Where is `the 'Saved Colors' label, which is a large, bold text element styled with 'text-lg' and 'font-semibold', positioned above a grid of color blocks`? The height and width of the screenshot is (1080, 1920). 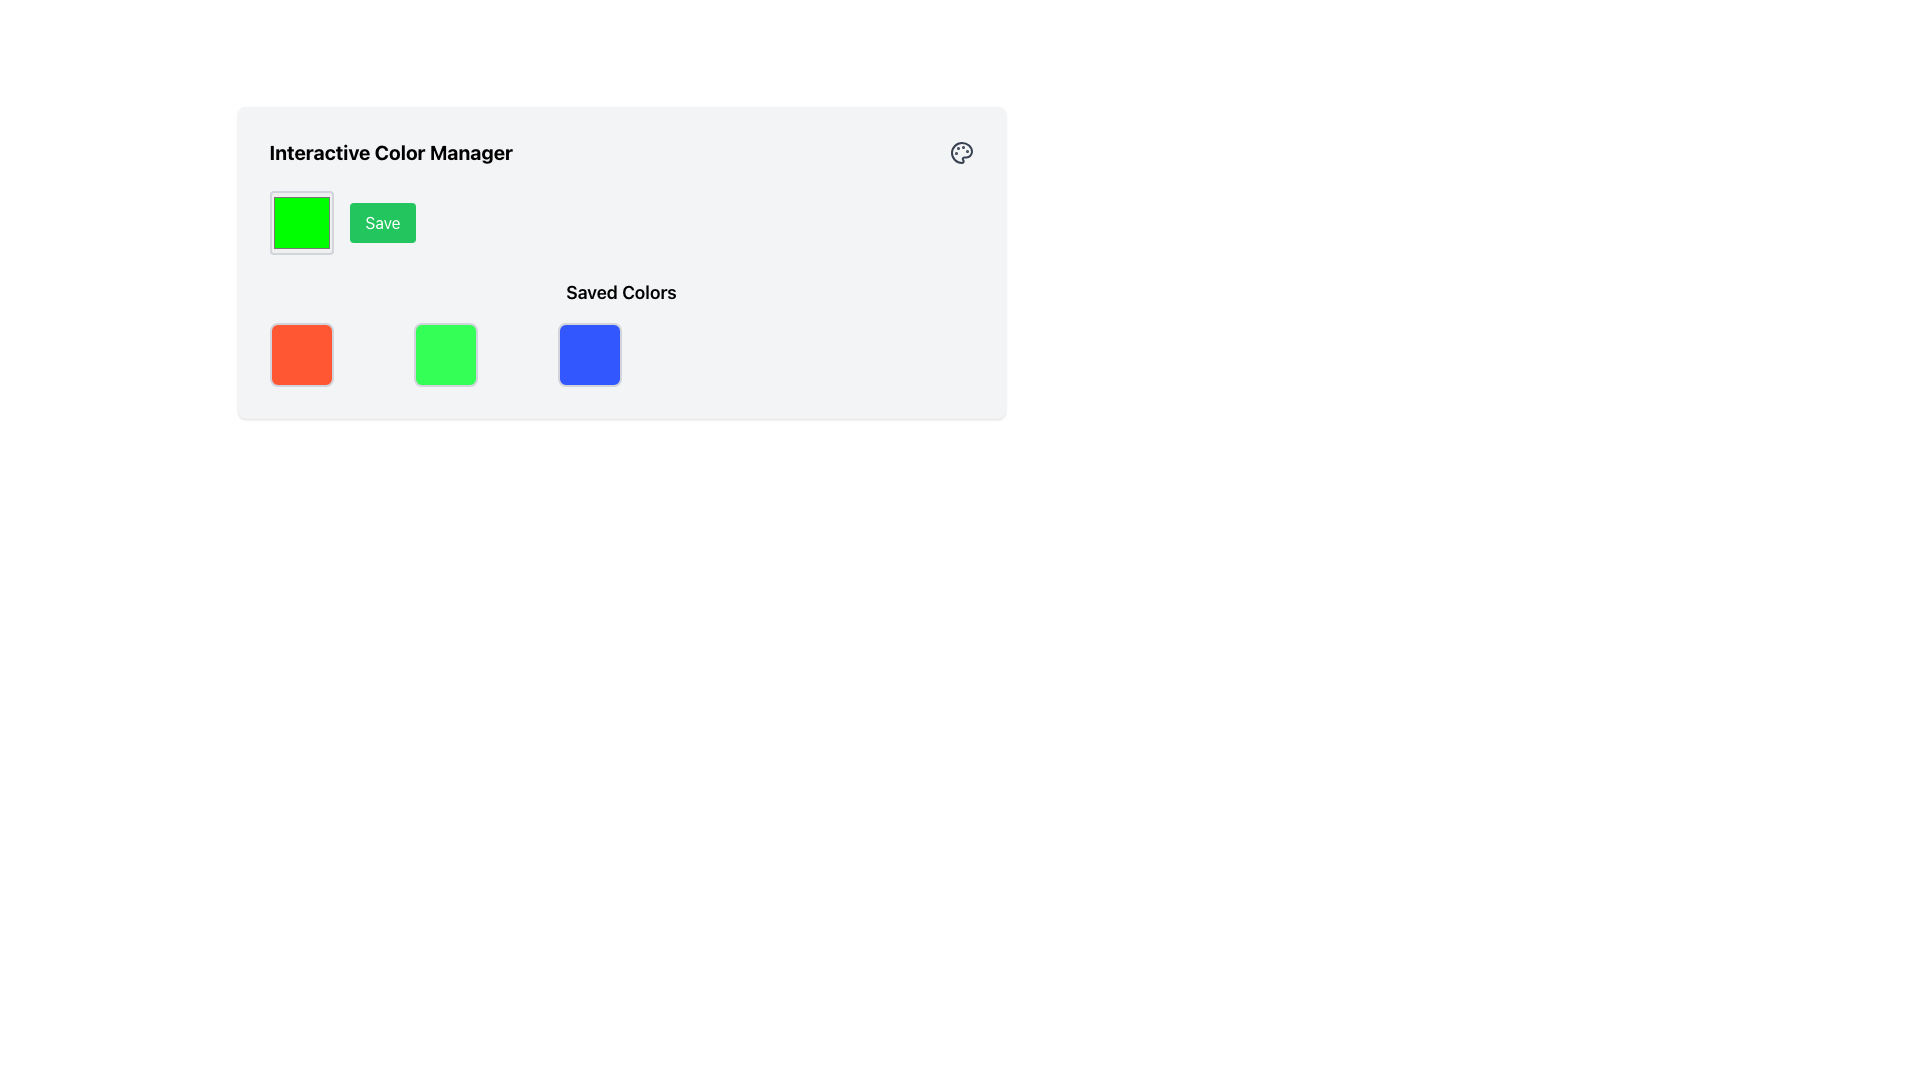
the 'Saved Colors' label, which is a large, bold text element styled with 'text-lg' and 'font-semibold', positioned above a grid of color blocks is located at coordinates (620, 293).